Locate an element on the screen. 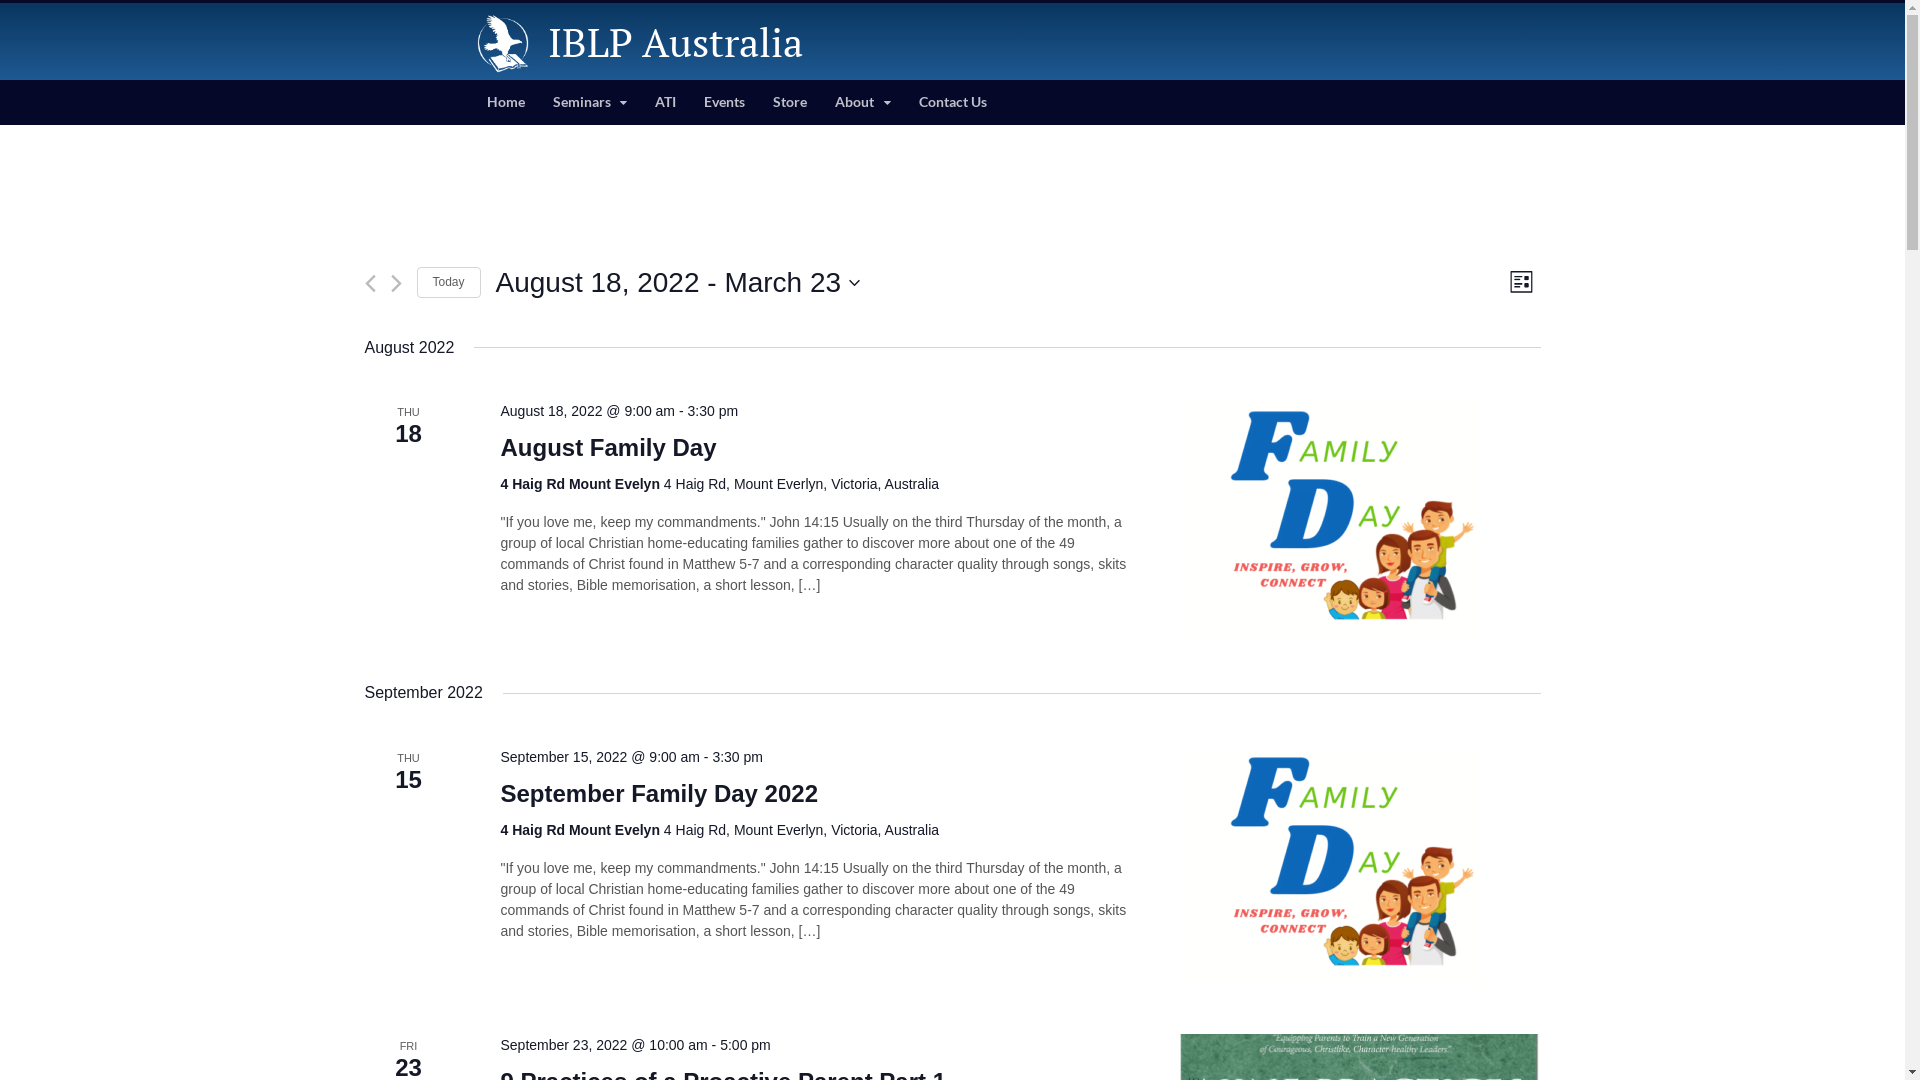  'Store' is located at coordinates (789, 102).